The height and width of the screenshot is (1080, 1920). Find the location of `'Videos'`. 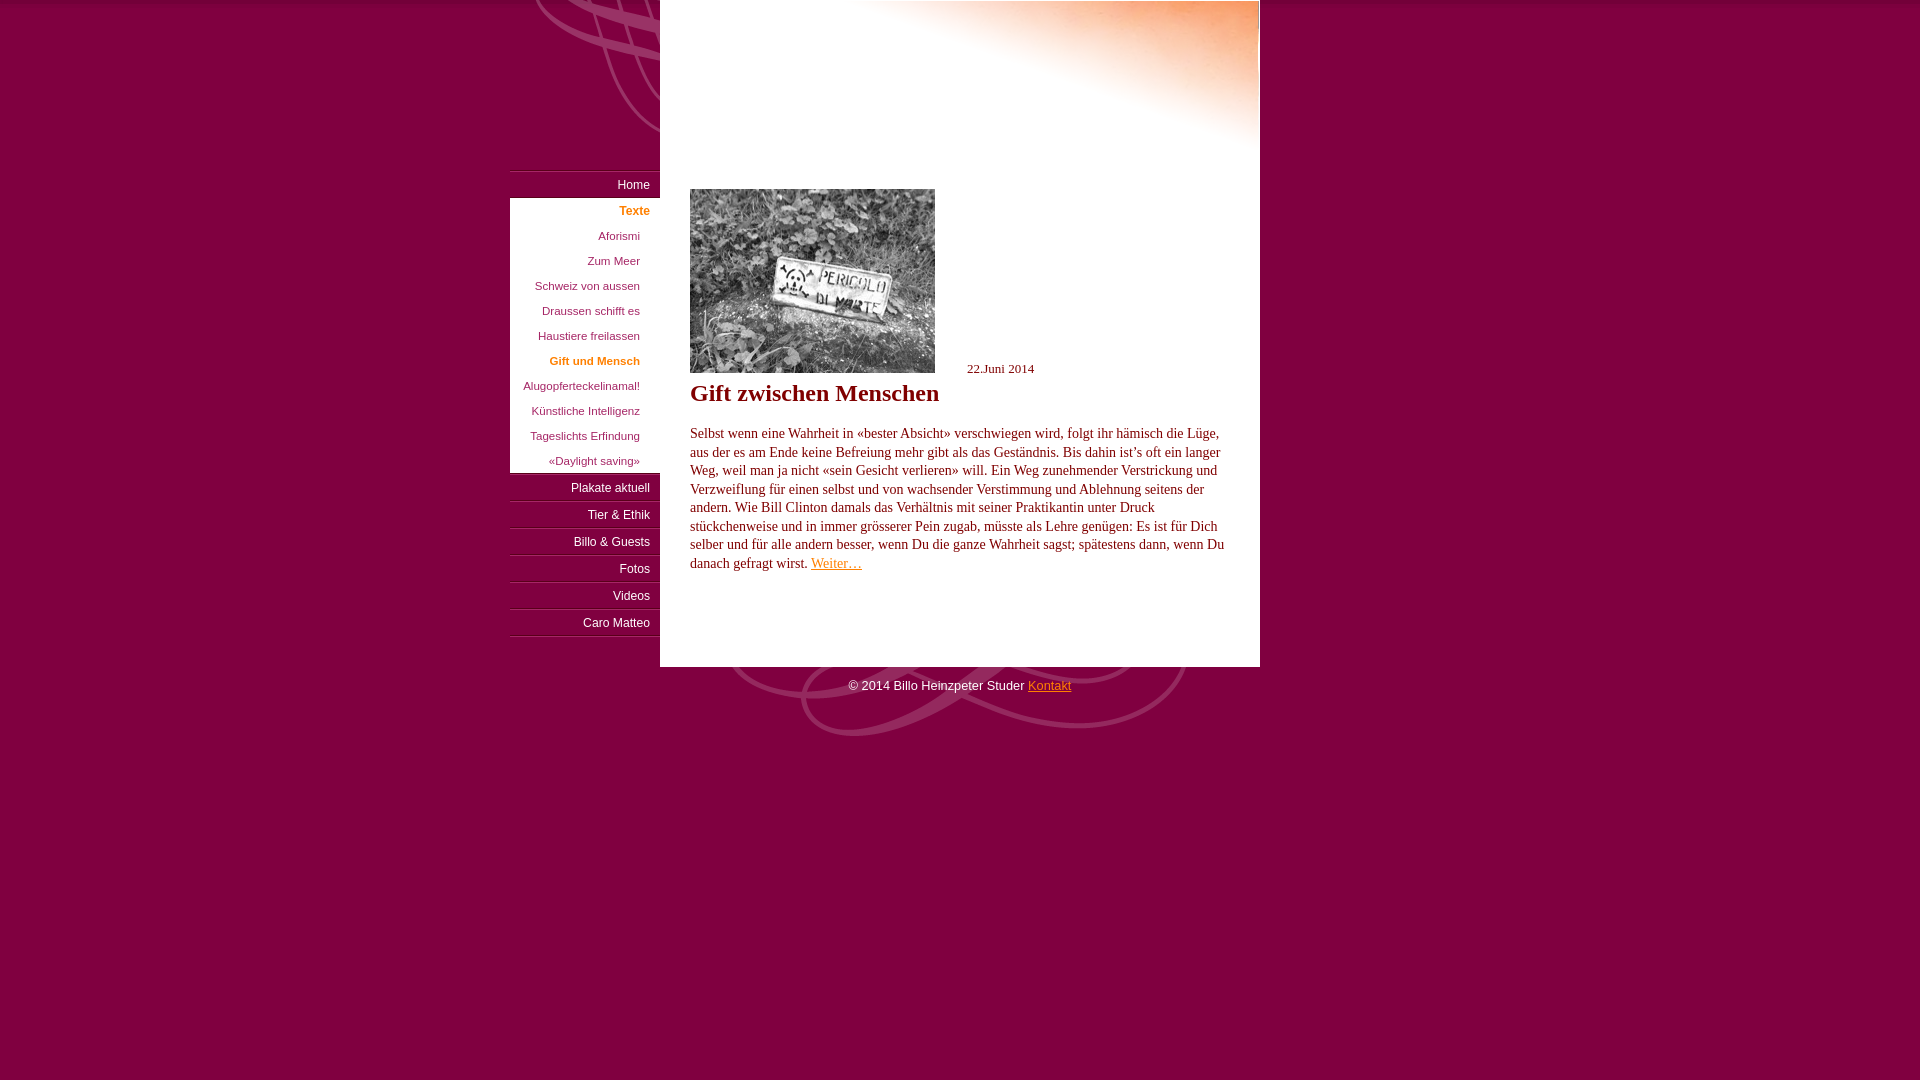

'Videos' is located at coordinates (584, 594).